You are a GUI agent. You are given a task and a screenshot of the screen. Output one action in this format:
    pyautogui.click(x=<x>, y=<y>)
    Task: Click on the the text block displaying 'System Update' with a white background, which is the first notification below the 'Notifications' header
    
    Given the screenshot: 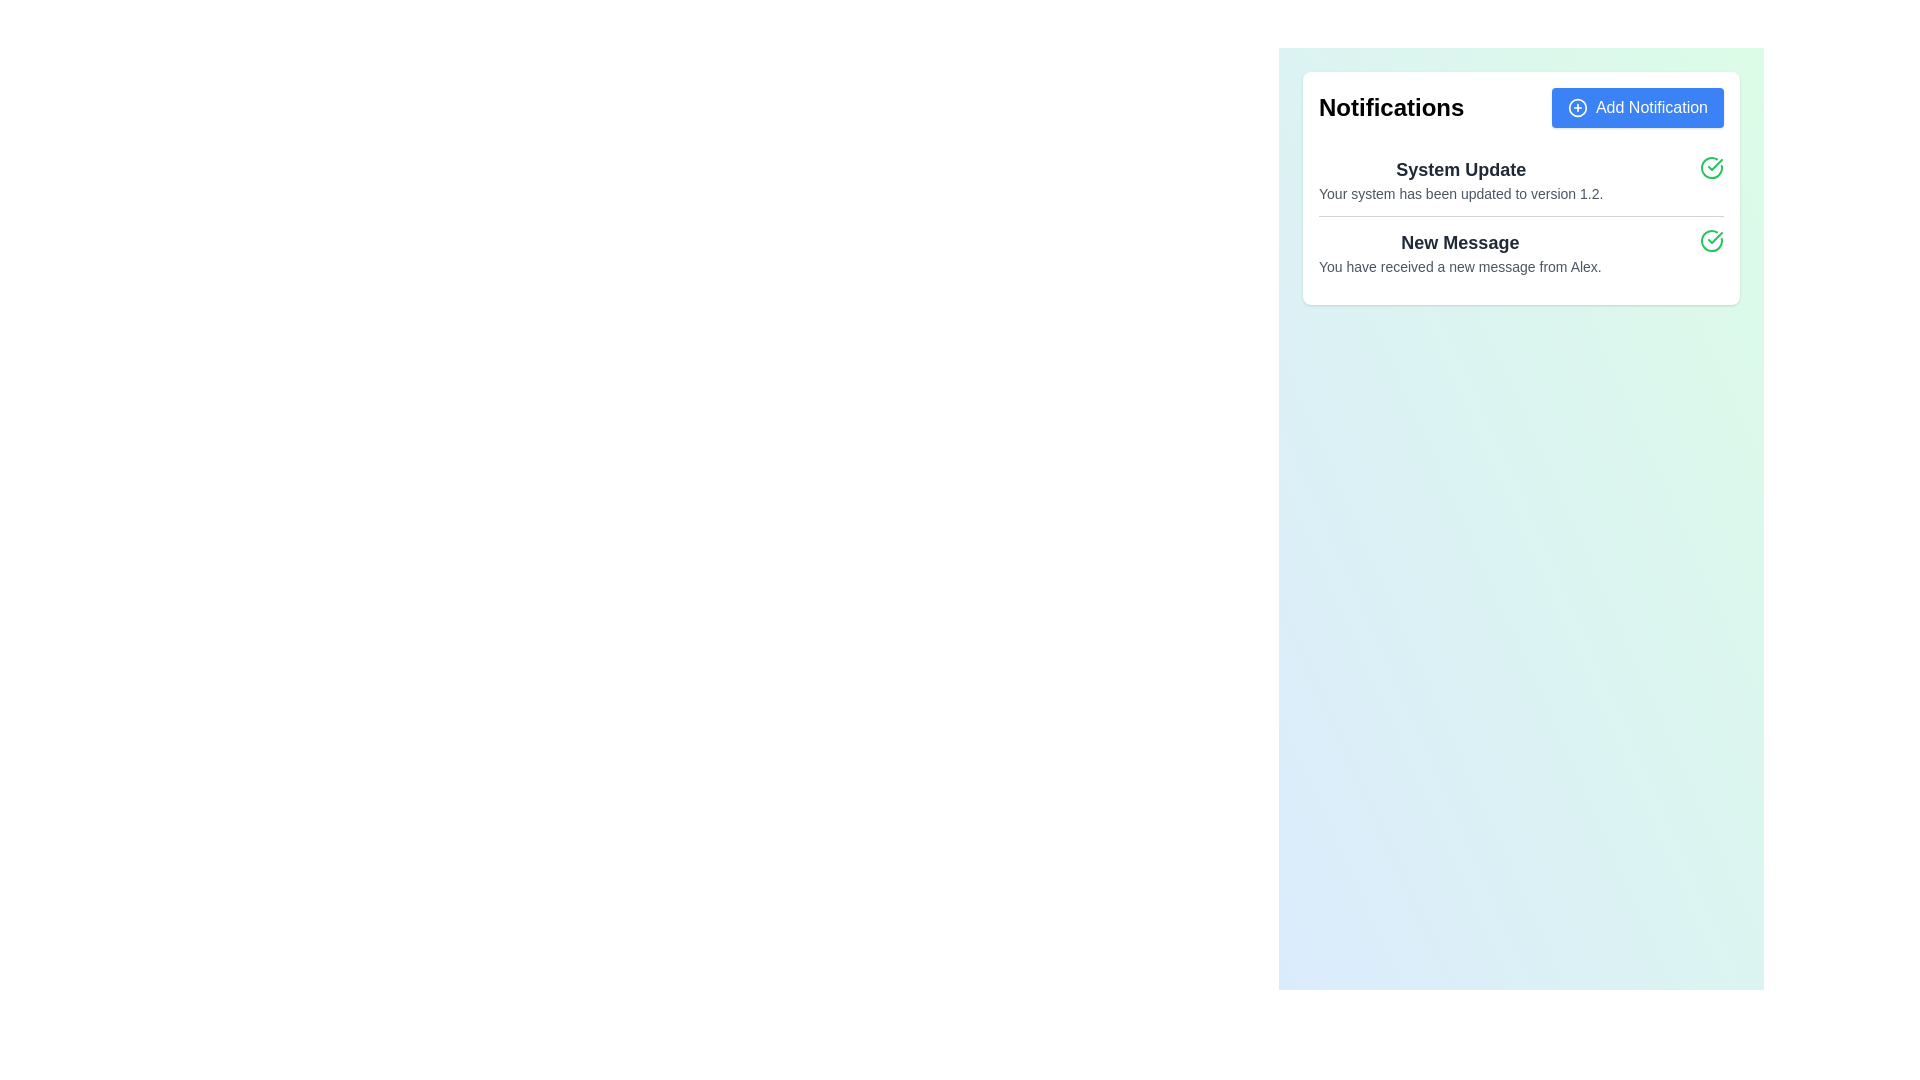 What is the action you would take?
    pyautogui.click(x=1461, y=180)
    